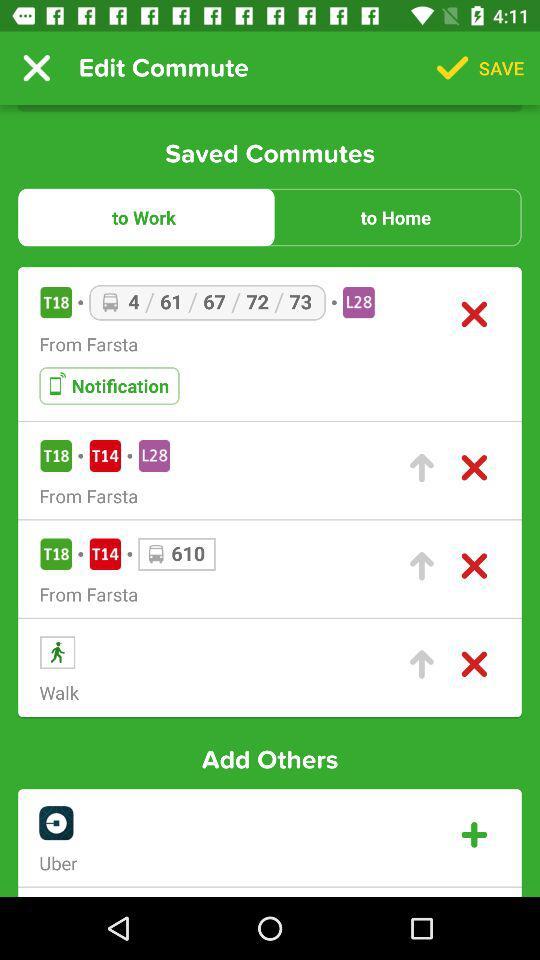  I want to click on remove a route from the list, so click(473, 566).